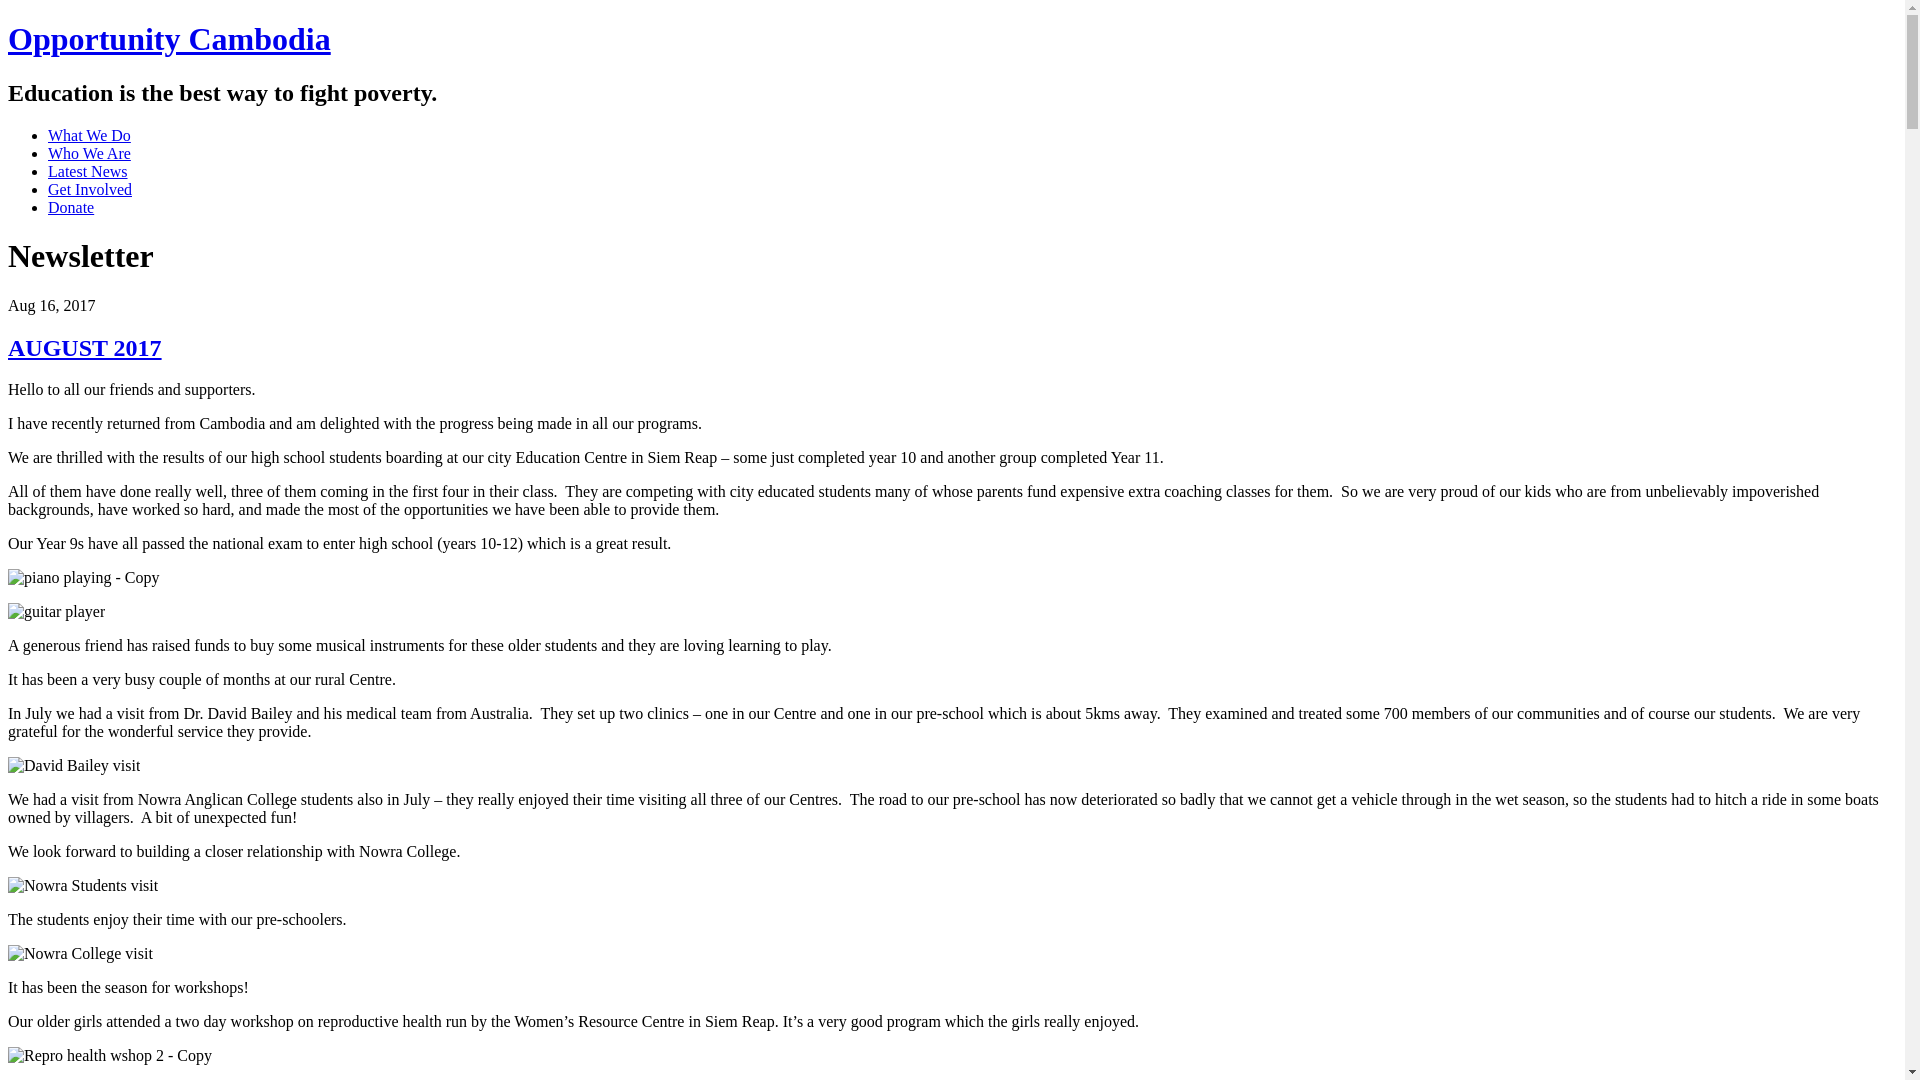  I want to click on 'Who We Are', so click(88, 152).